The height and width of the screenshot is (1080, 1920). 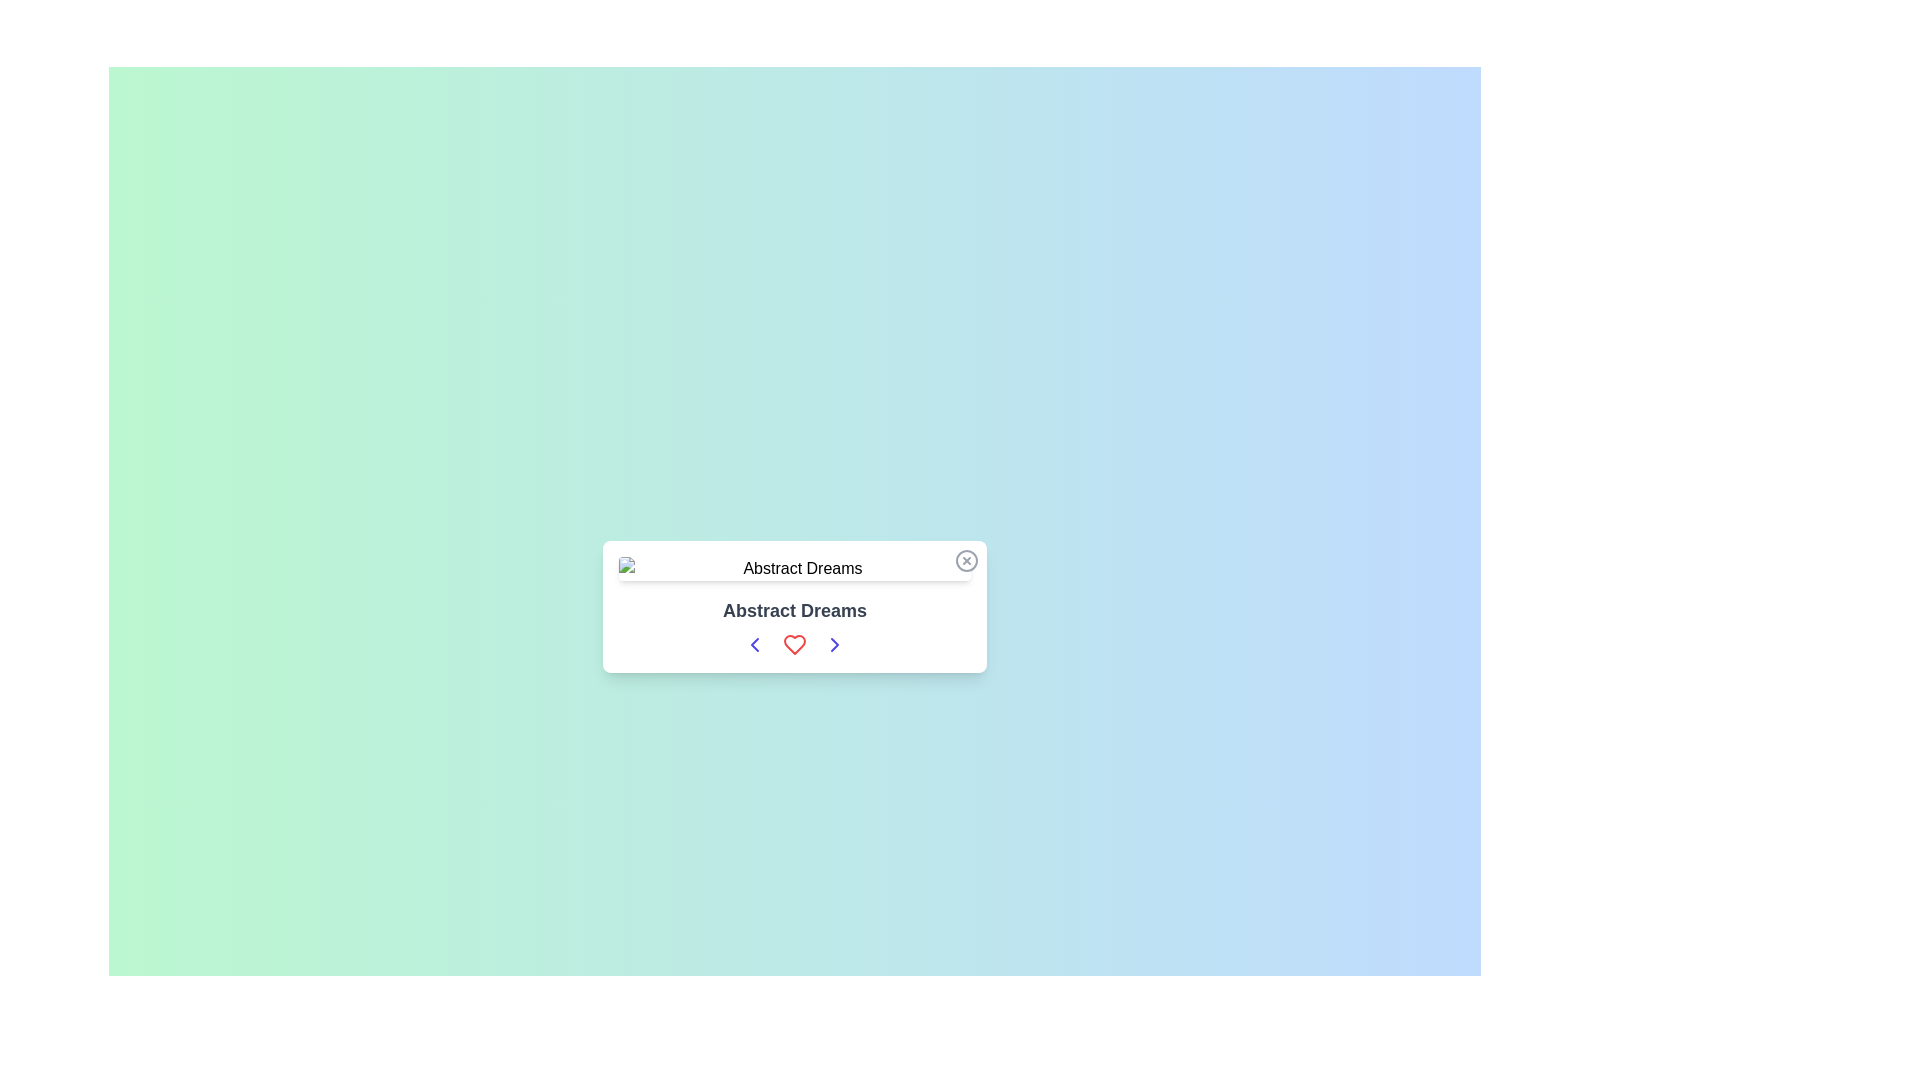 What do you see at coordinates (794, 609) in the screenshot?
I see `the text label header titled 'Abstract Dreams', which is centrally positioned above a row of interactive icons` at bounding box center [794, 609].